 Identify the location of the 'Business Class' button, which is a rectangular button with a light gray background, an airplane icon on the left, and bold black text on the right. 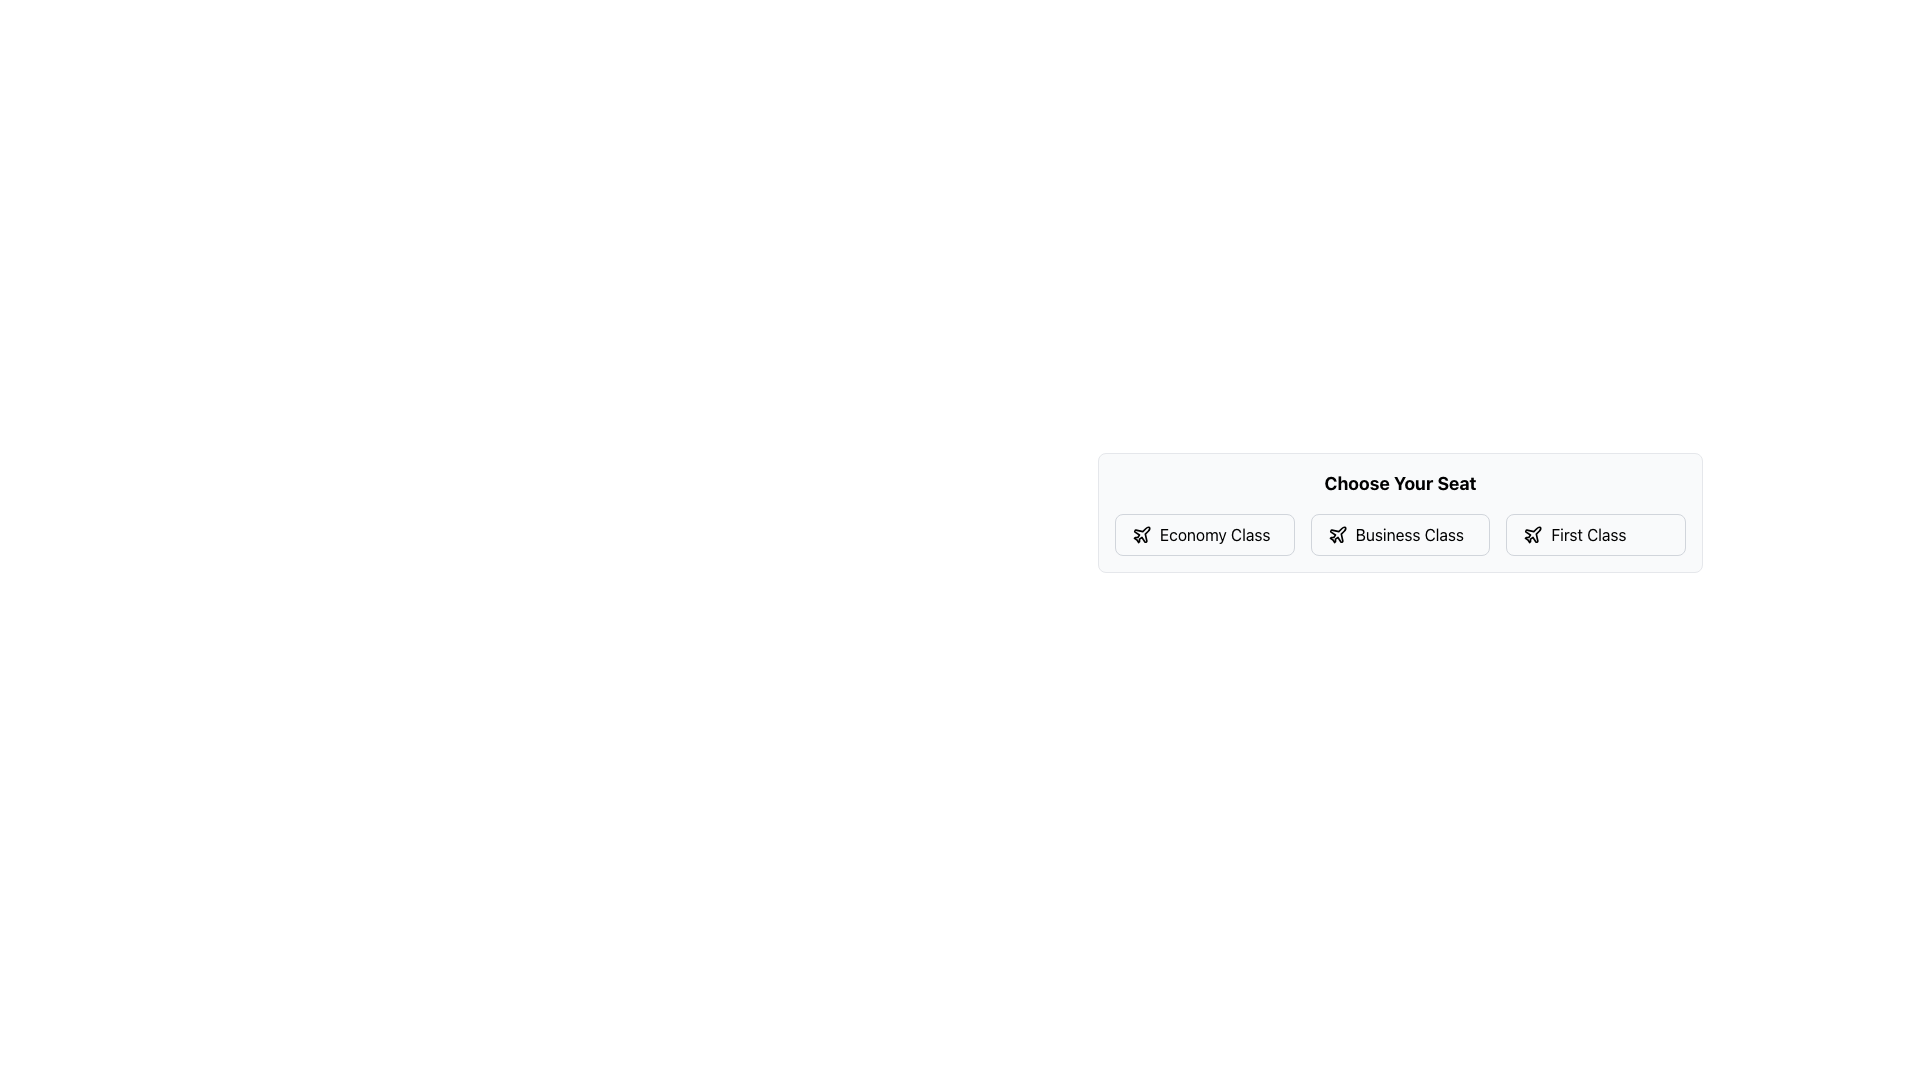
(1399, 534).